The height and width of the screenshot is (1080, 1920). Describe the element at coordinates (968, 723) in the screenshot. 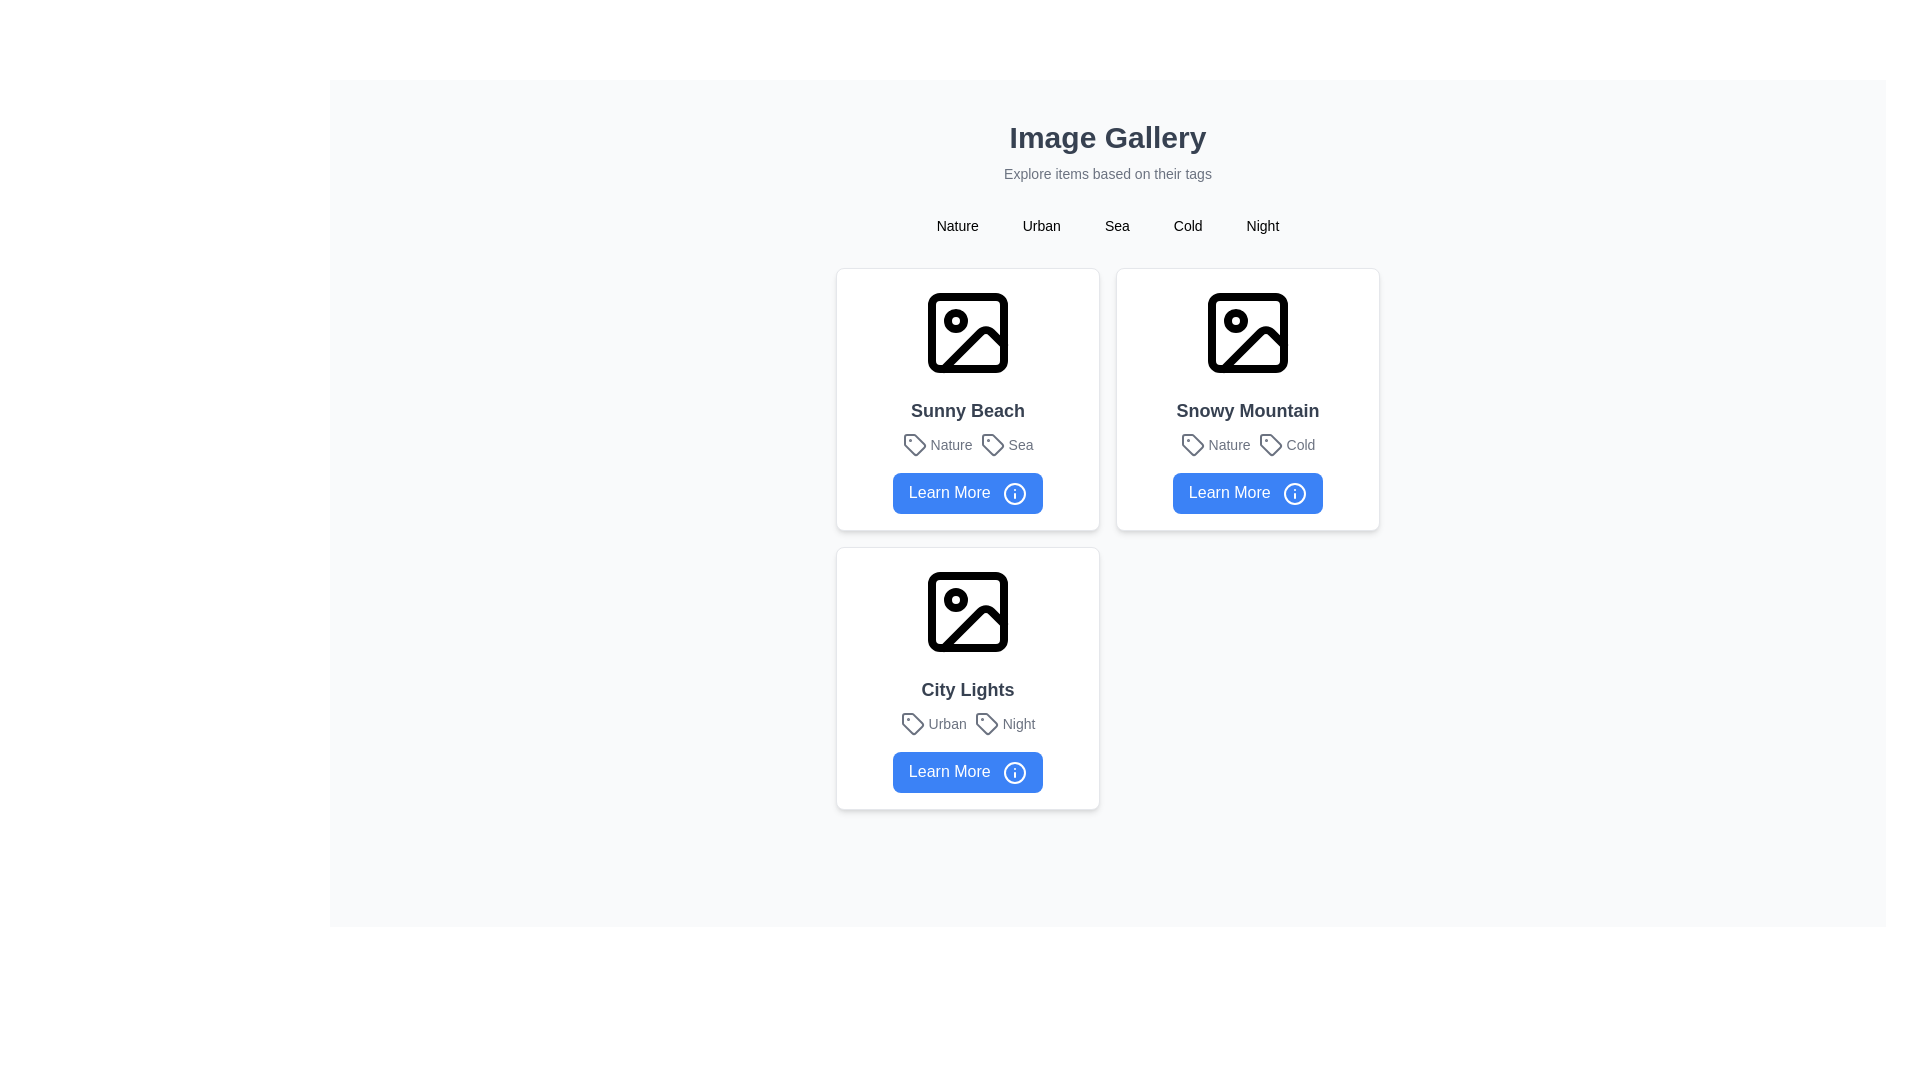

I see `the text labels 'Urban' and 'Night' which are styled in a smaller, gray font and positioned below the 'City Lights' heading within the 'City Lights' card` at that location.